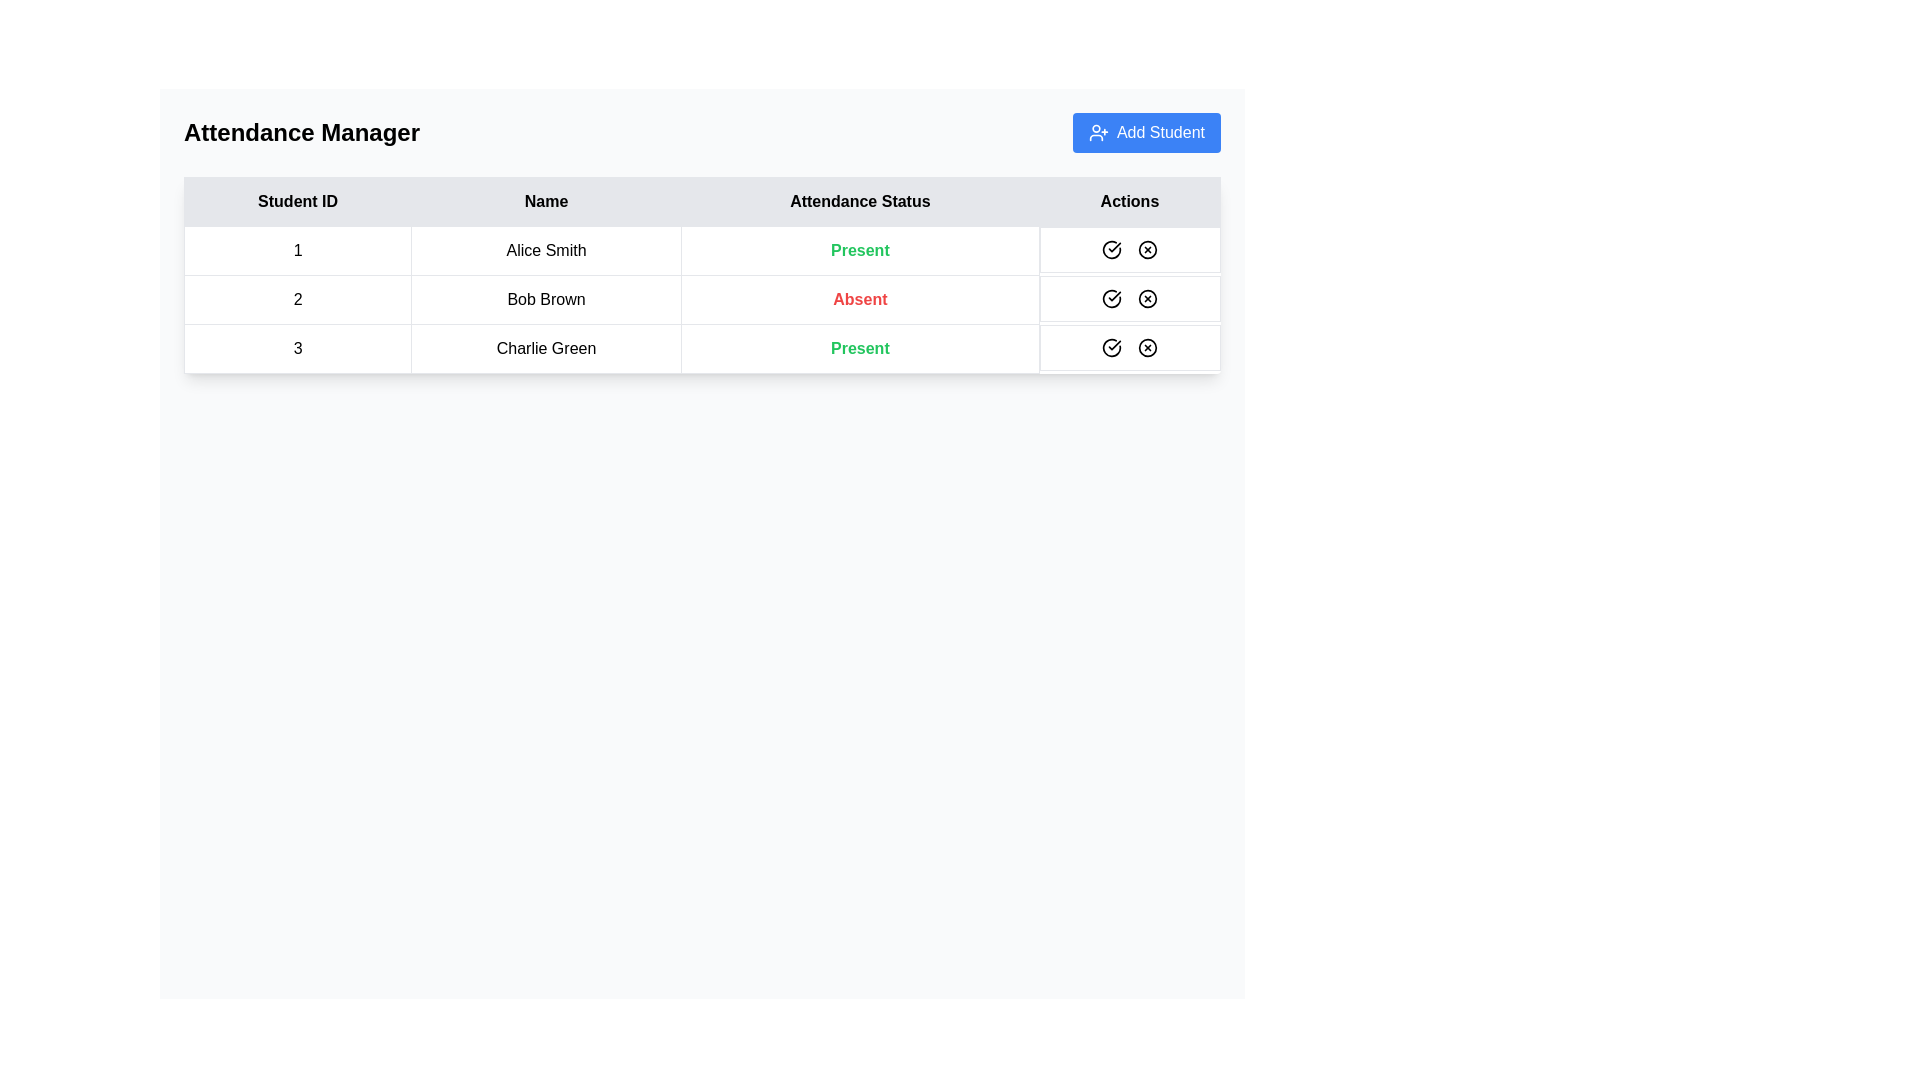  Describe the element at coordinates (860, 201) in the screenshot. I see `the text label in the third column of the table header that indicates attendance status, positioned between 'Name' and 'Actions'` at that location.